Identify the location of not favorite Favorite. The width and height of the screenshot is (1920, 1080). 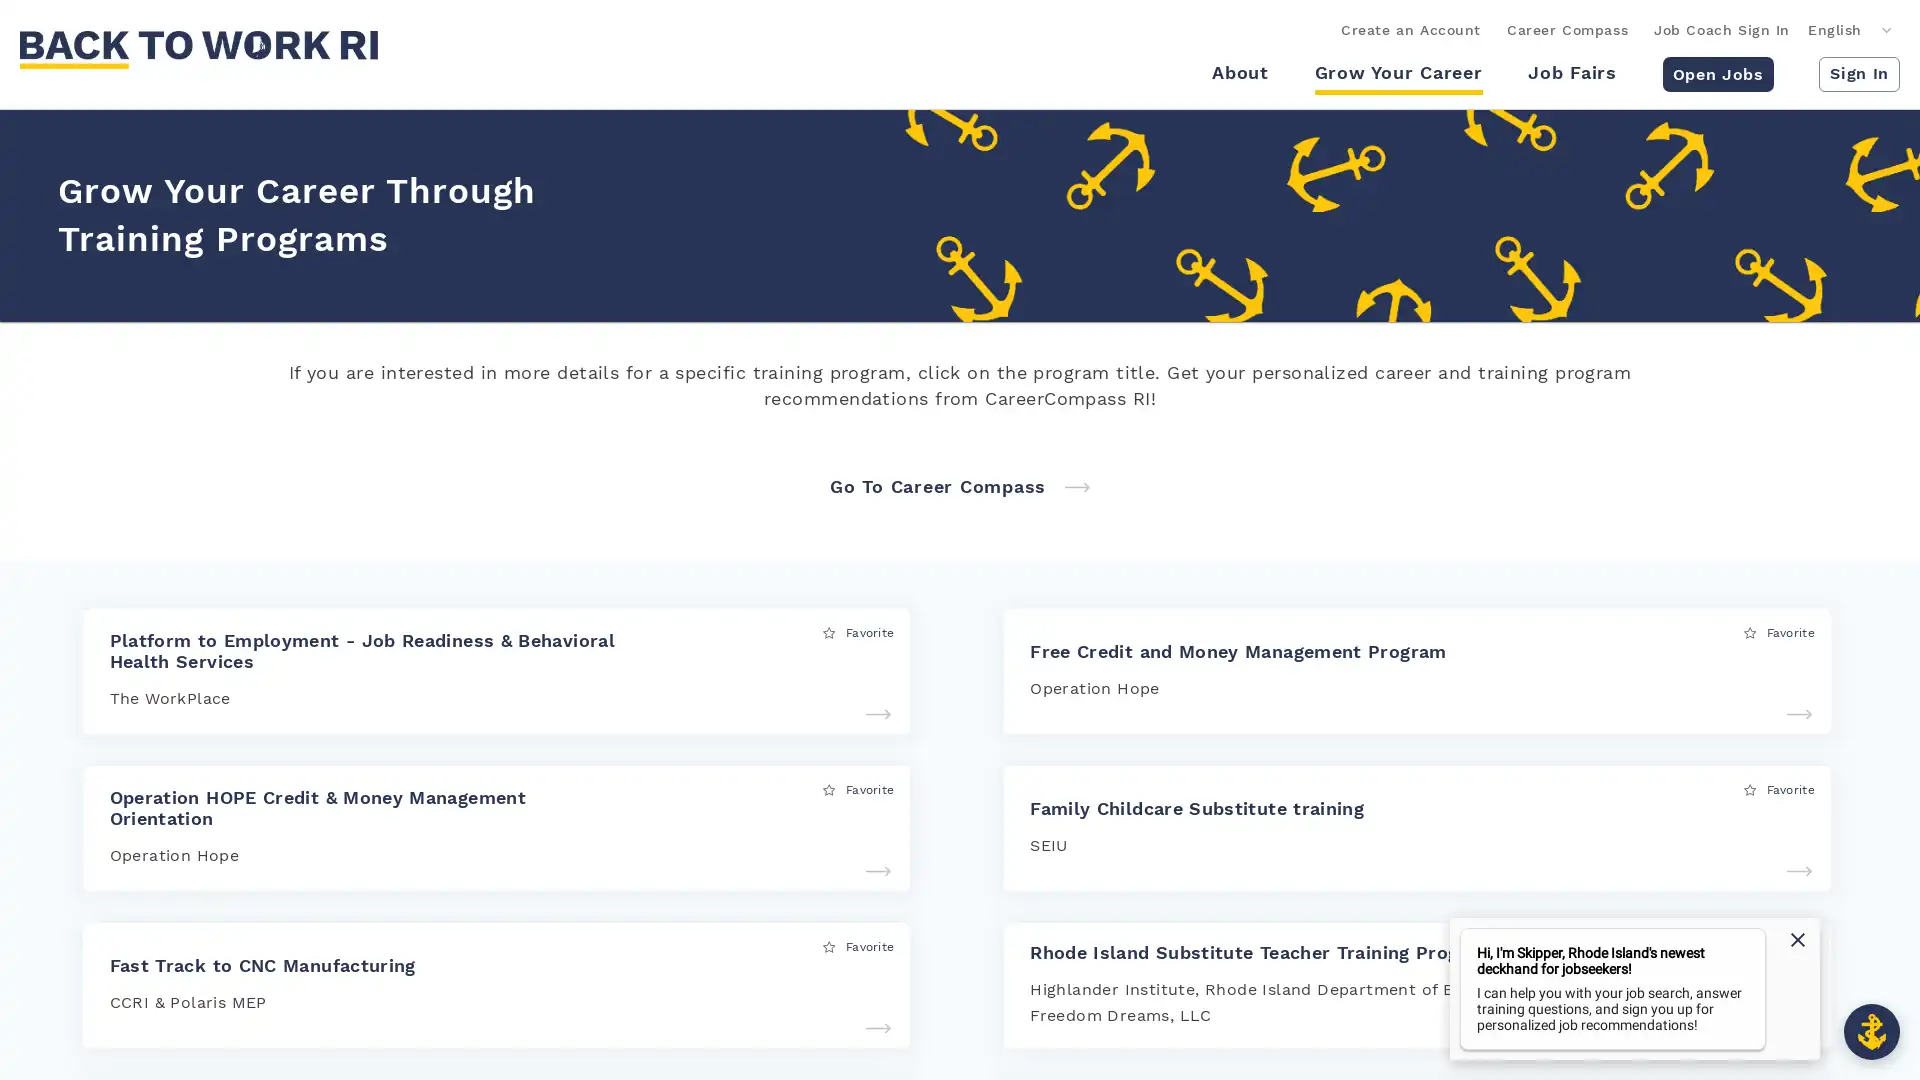
(858, 945).